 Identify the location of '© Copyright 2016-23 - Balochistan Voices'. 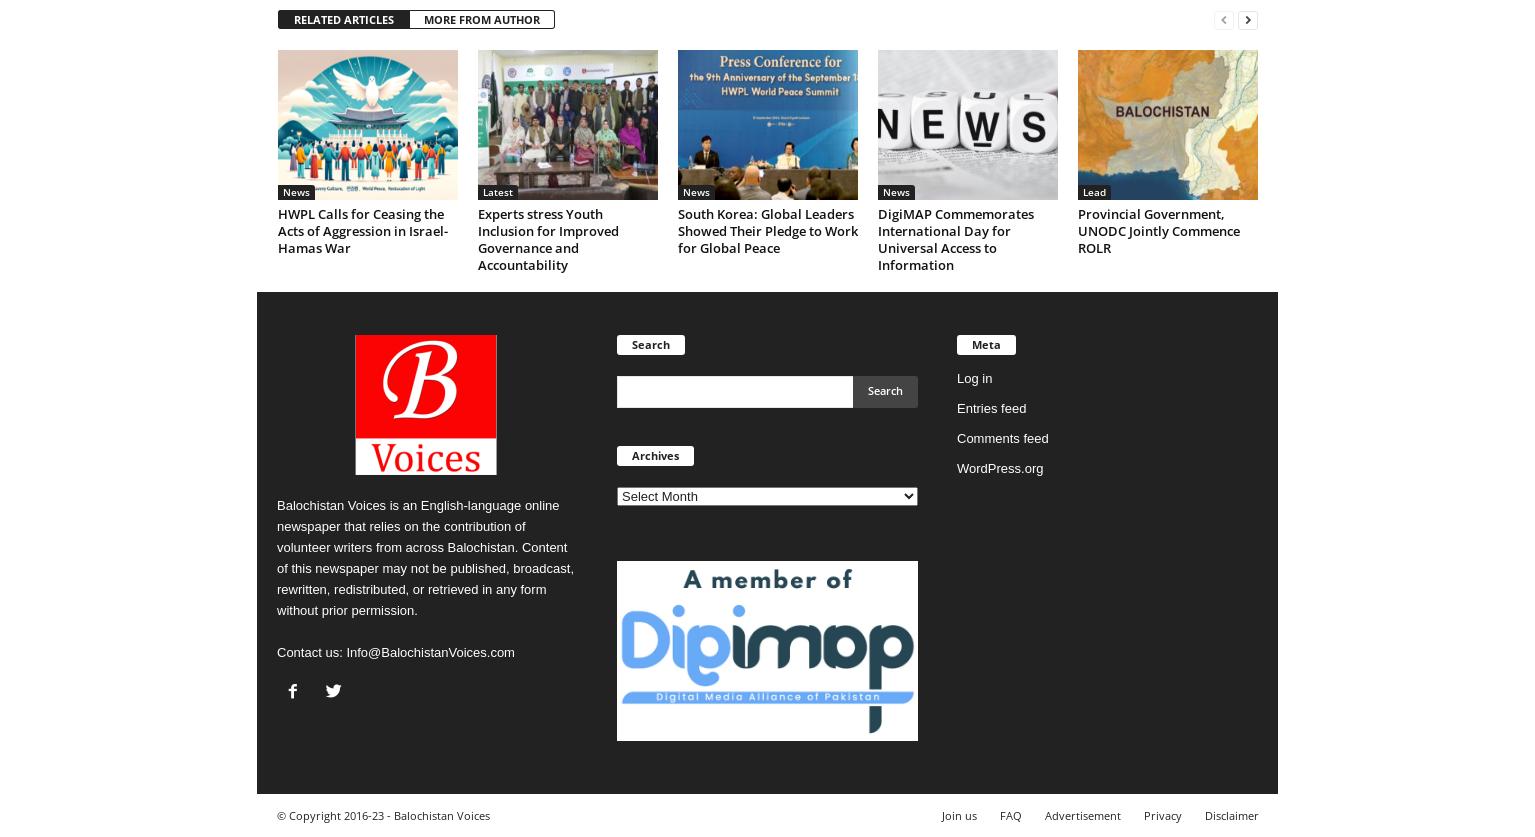
(276, 814).